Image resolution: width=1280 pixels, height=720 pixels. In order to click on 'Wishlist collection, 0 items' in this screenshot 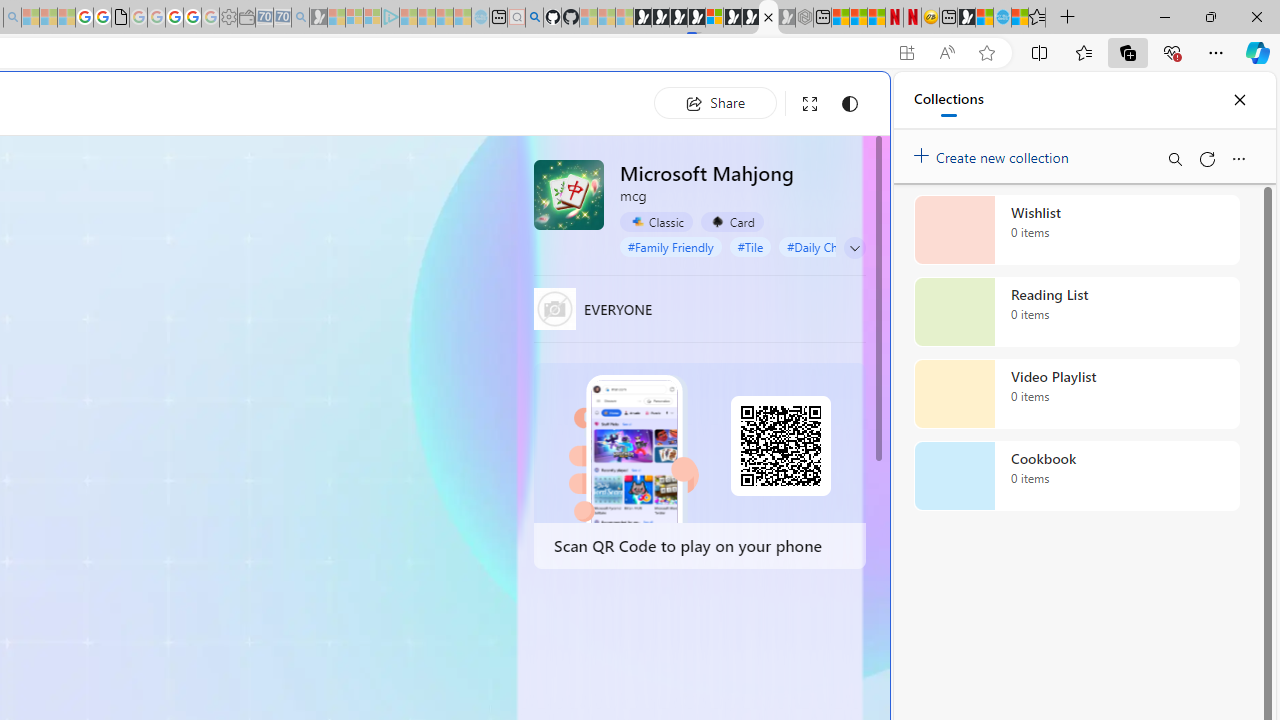, I will do `click(1076, 229)`.